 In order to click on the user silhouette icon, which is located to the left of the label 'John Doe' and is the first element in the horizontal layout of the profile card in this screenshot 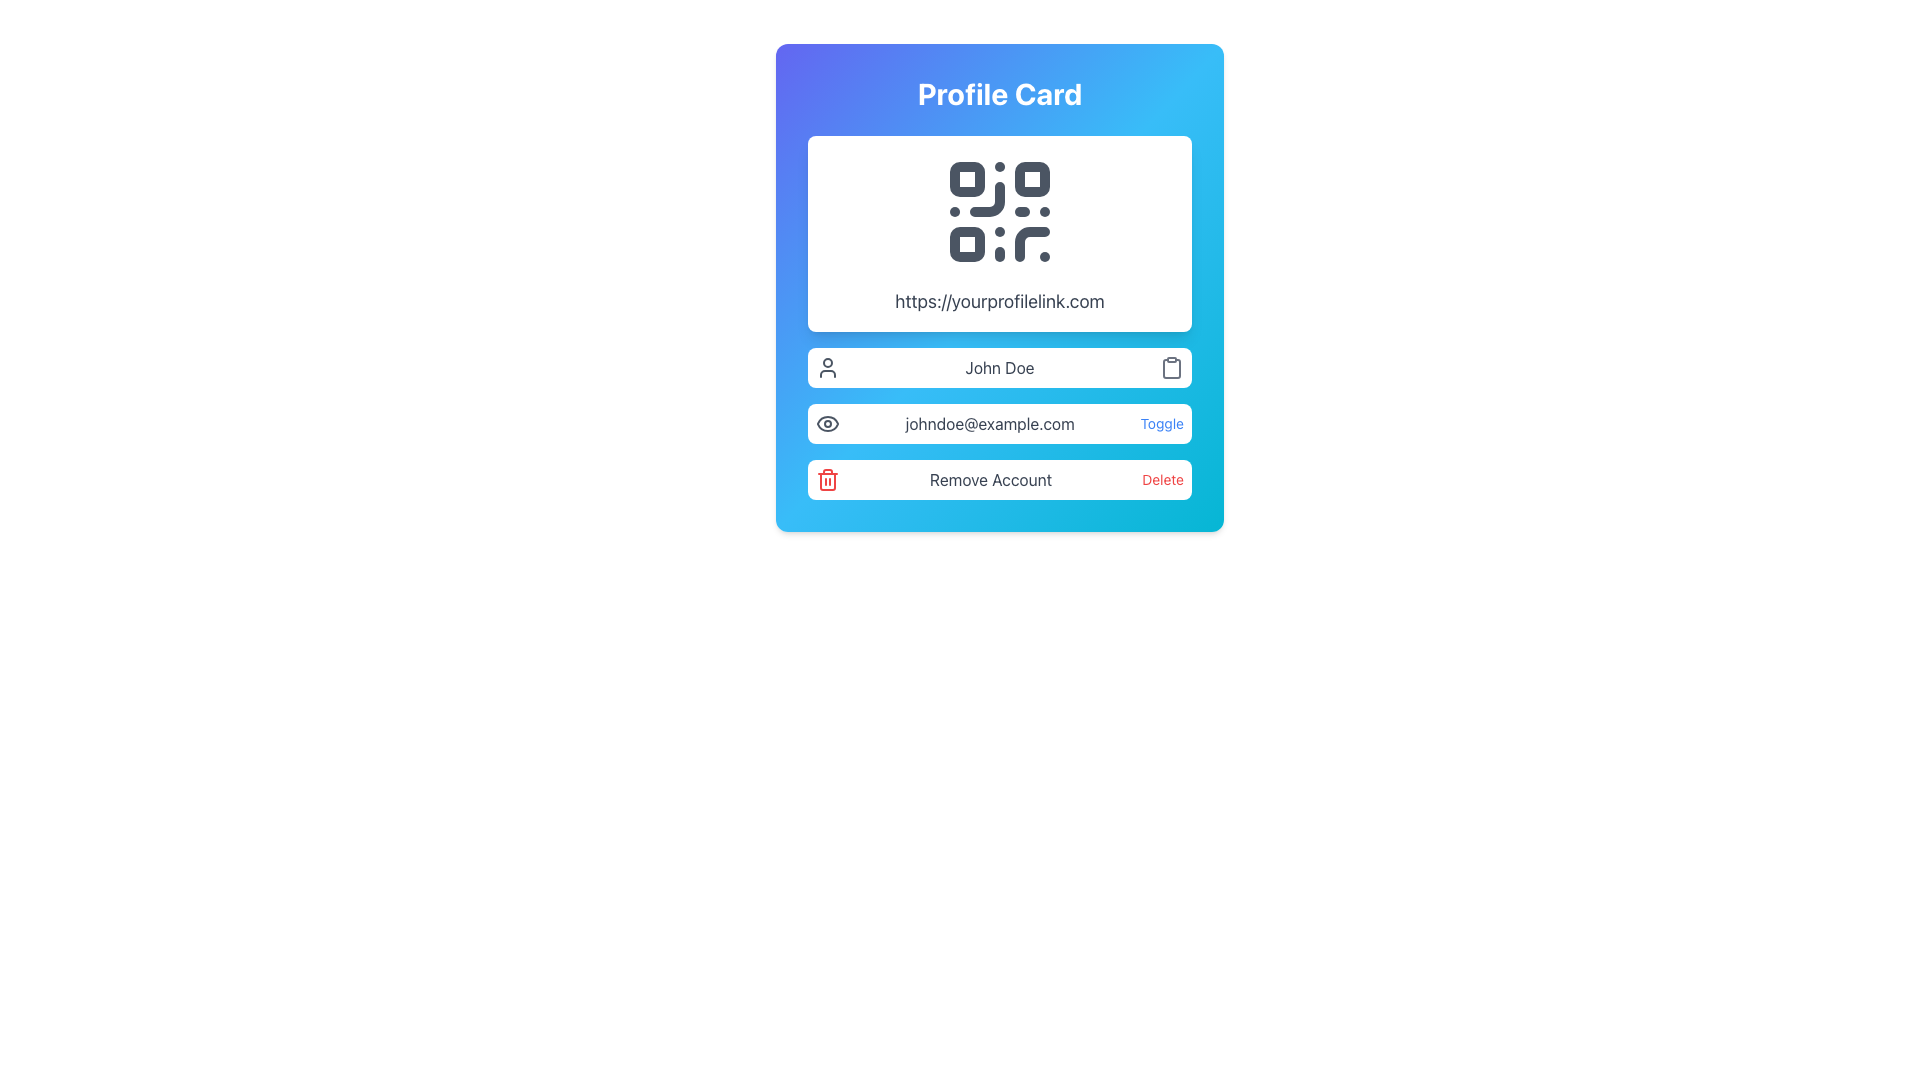, I will do `click(828, 367)`.